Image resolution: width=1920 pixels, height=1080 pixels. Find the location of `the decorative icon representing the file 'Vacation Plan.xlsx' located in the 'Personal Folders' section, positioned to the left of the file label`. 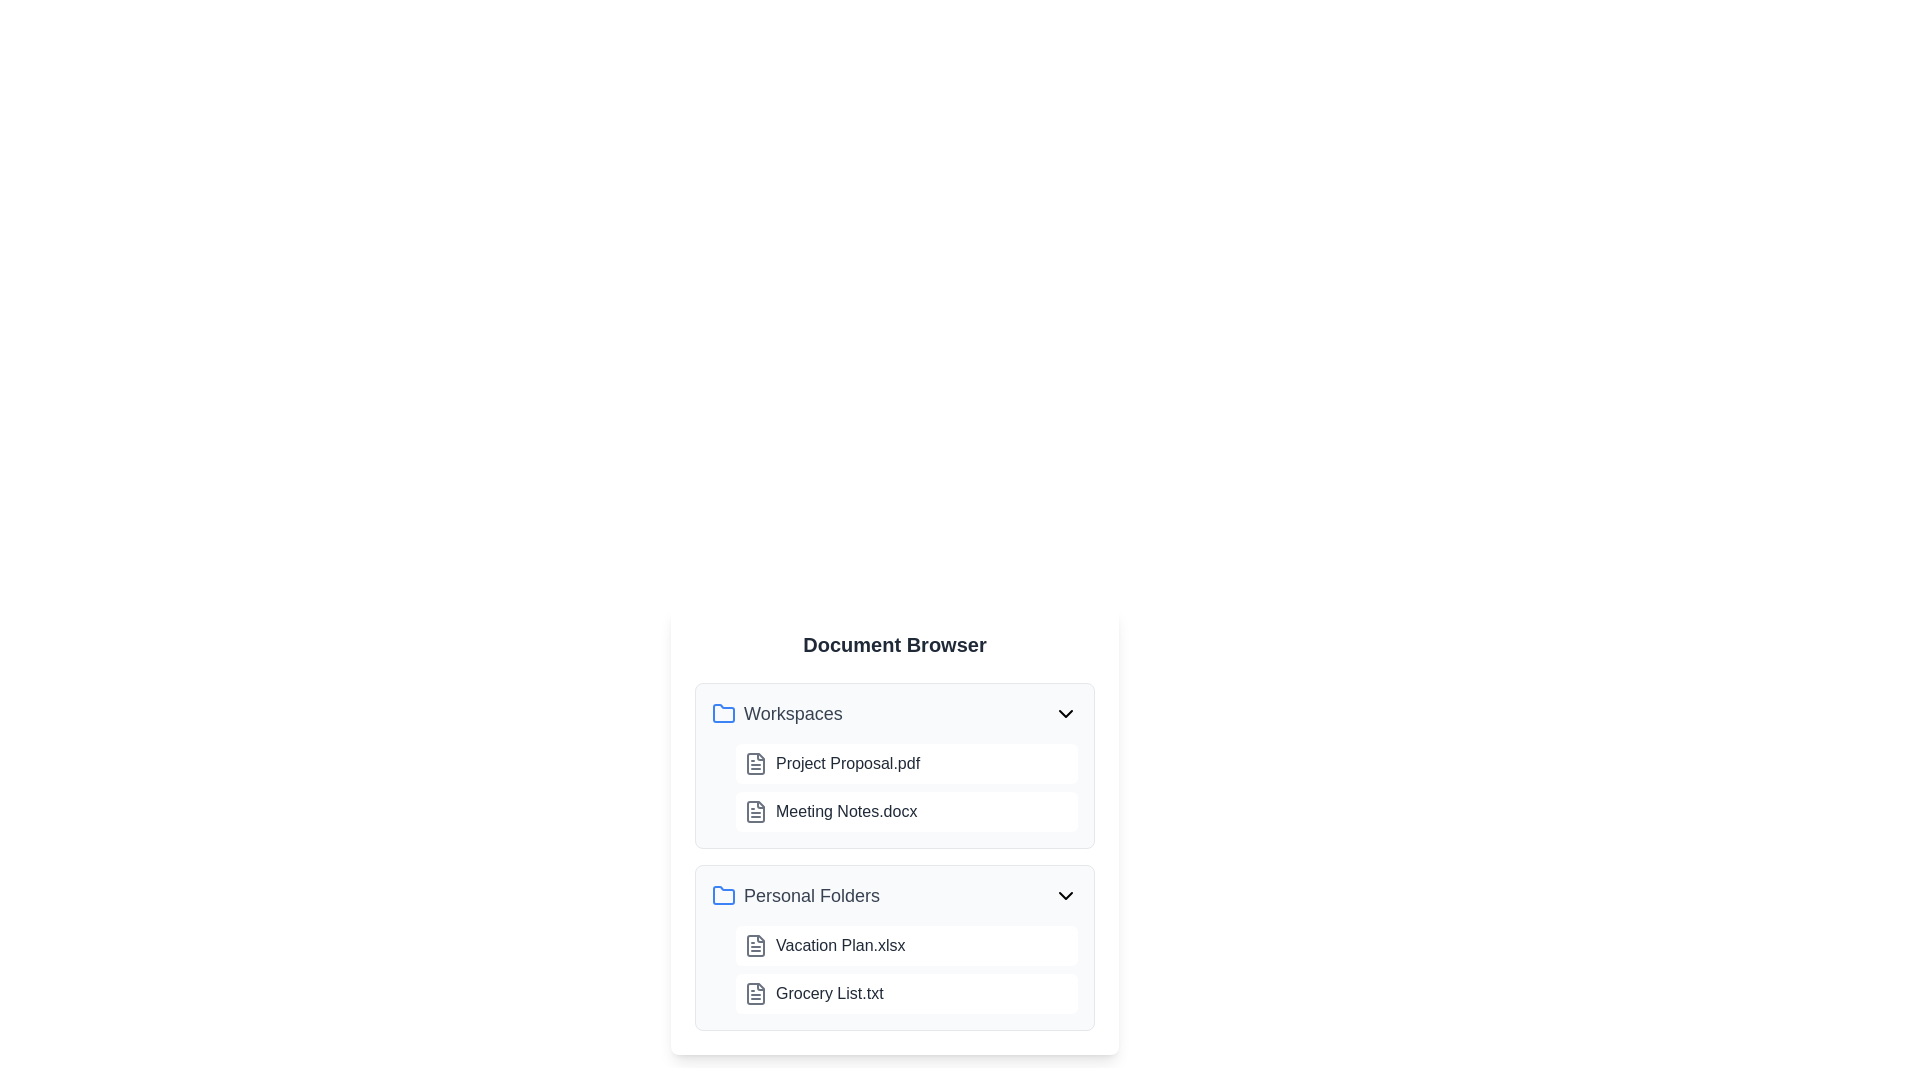

the decorative icon representing the file 'Vacation Plan.xlsx' located in the 'Personal Folders' section, positioned to the left of the file label is located at coordinates (754, 945).